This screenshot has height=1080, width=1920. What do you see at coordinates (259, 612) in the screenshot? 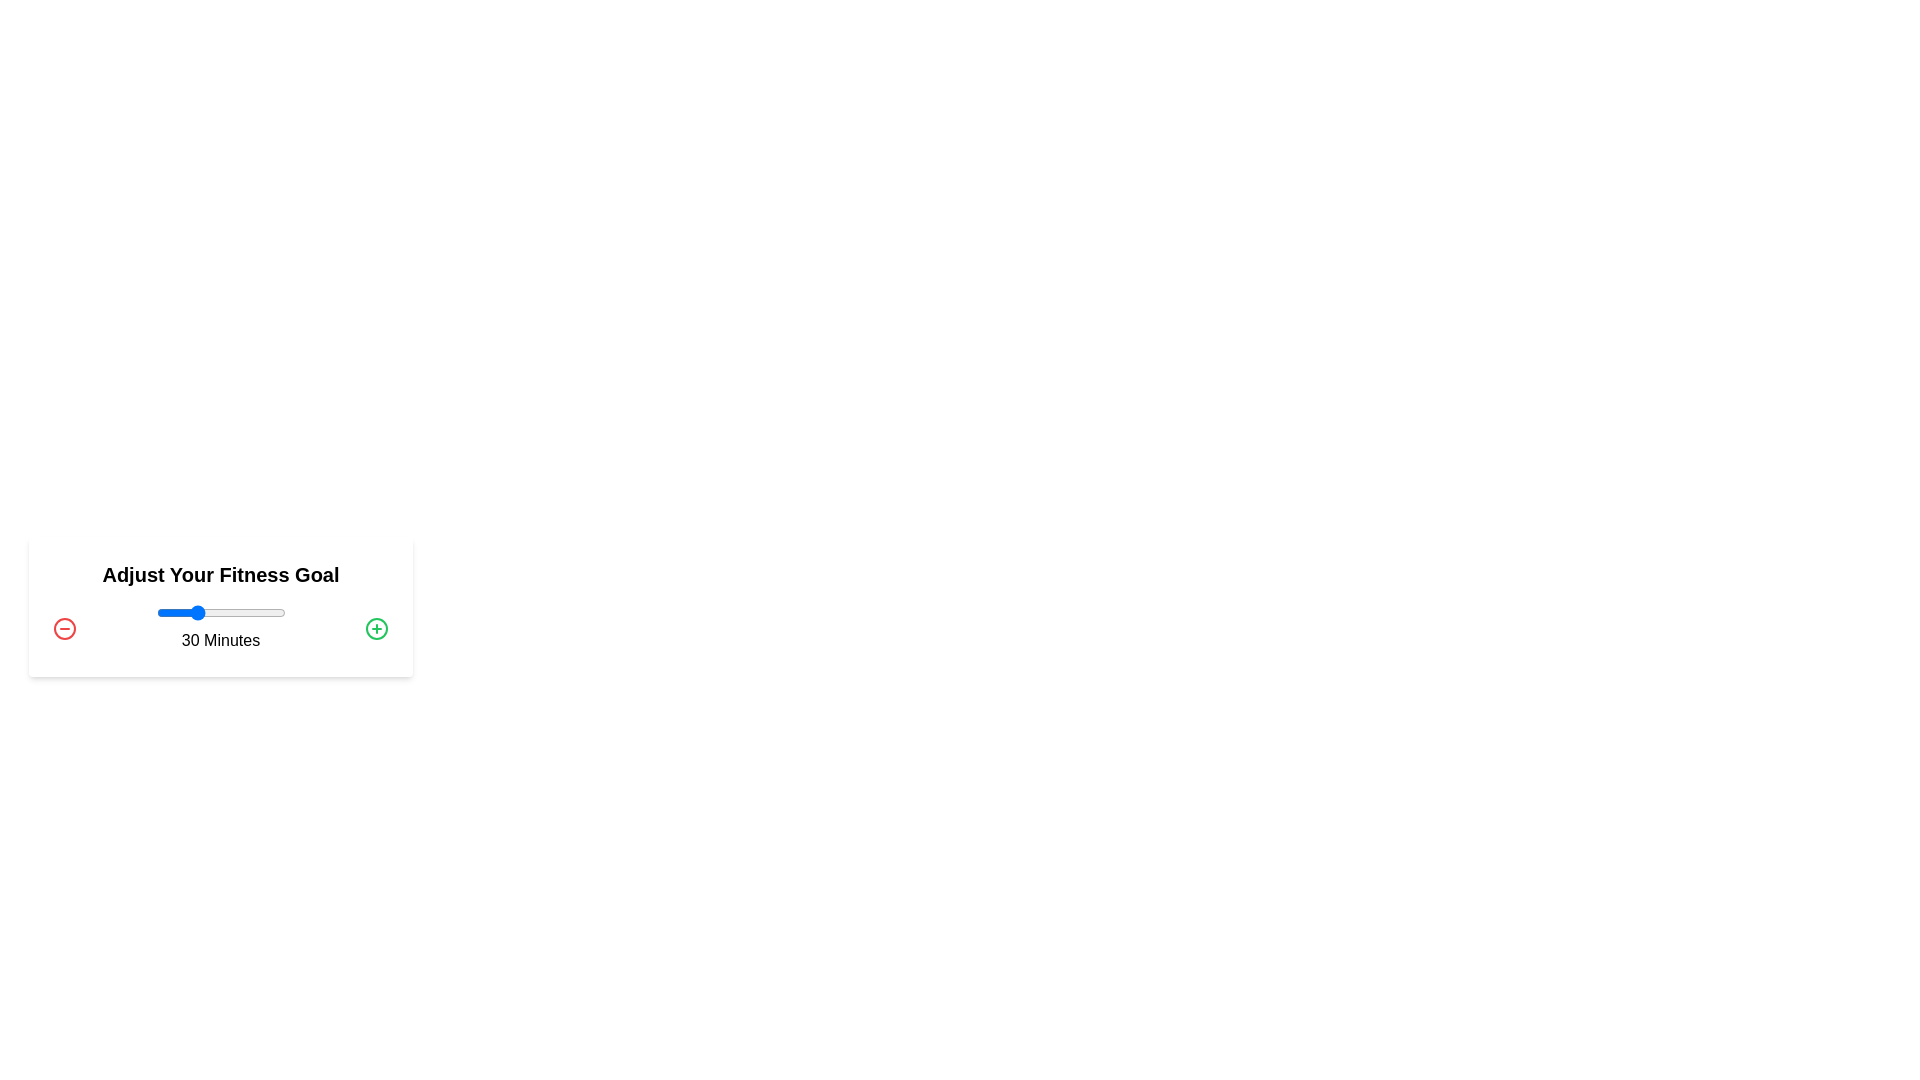
I see `the slider` at bounding box center [259, 612].